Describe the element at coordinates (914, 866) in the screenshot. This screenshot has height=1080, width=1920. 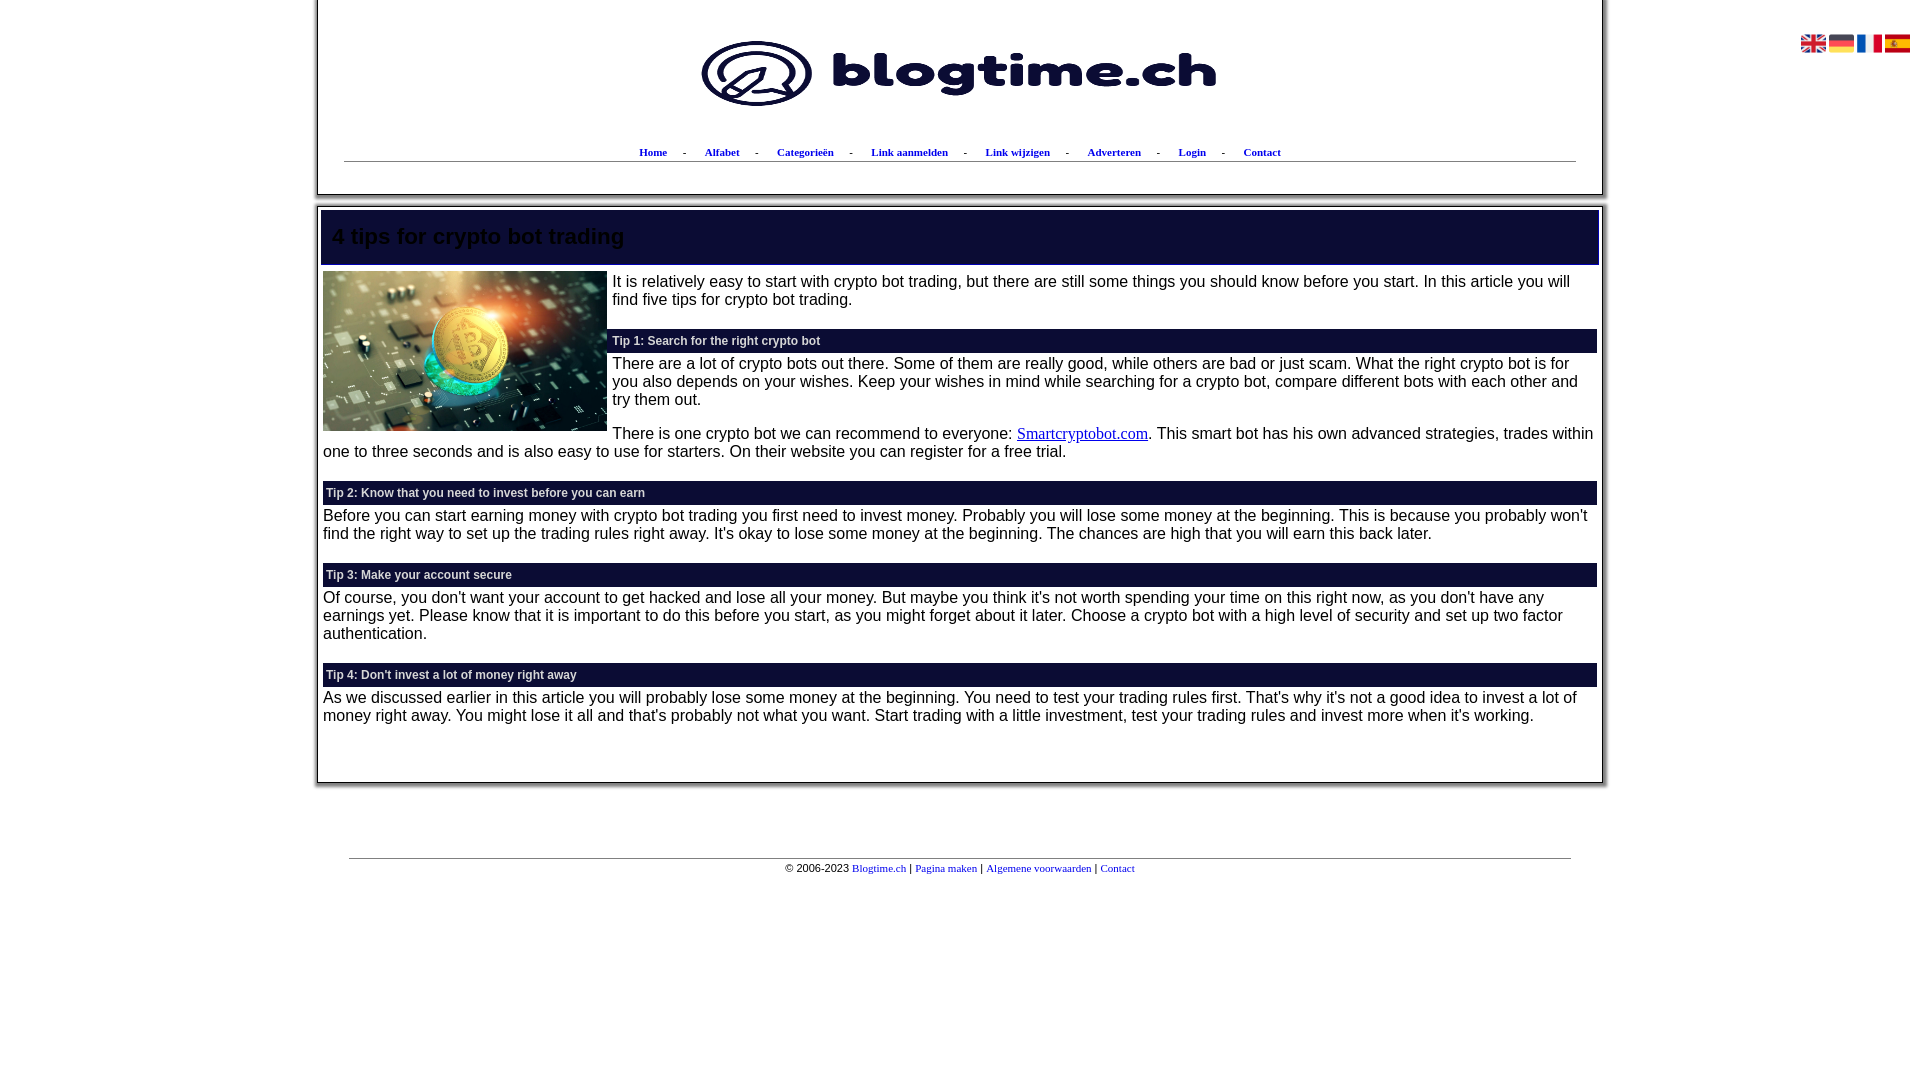
I see `'Pagina maken'` at that location.